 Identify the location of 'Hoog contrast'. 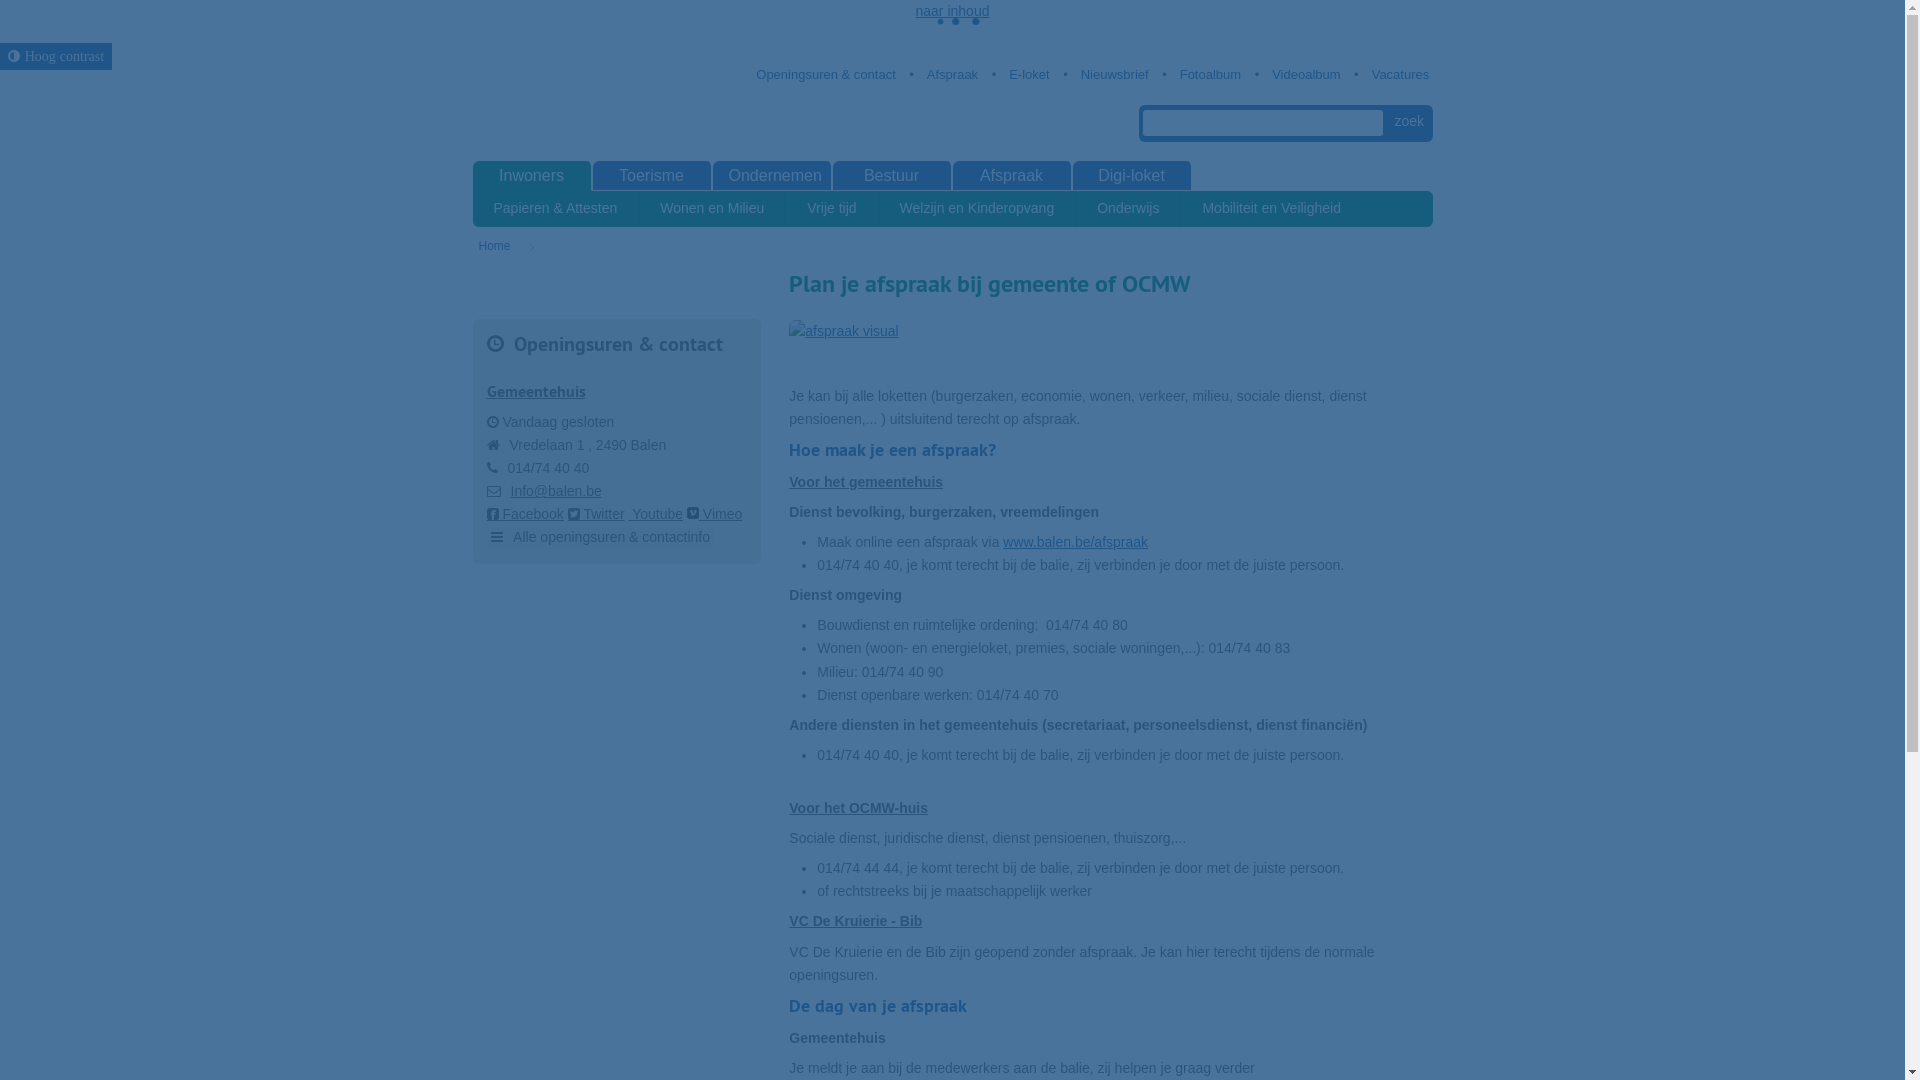
(0, 55).